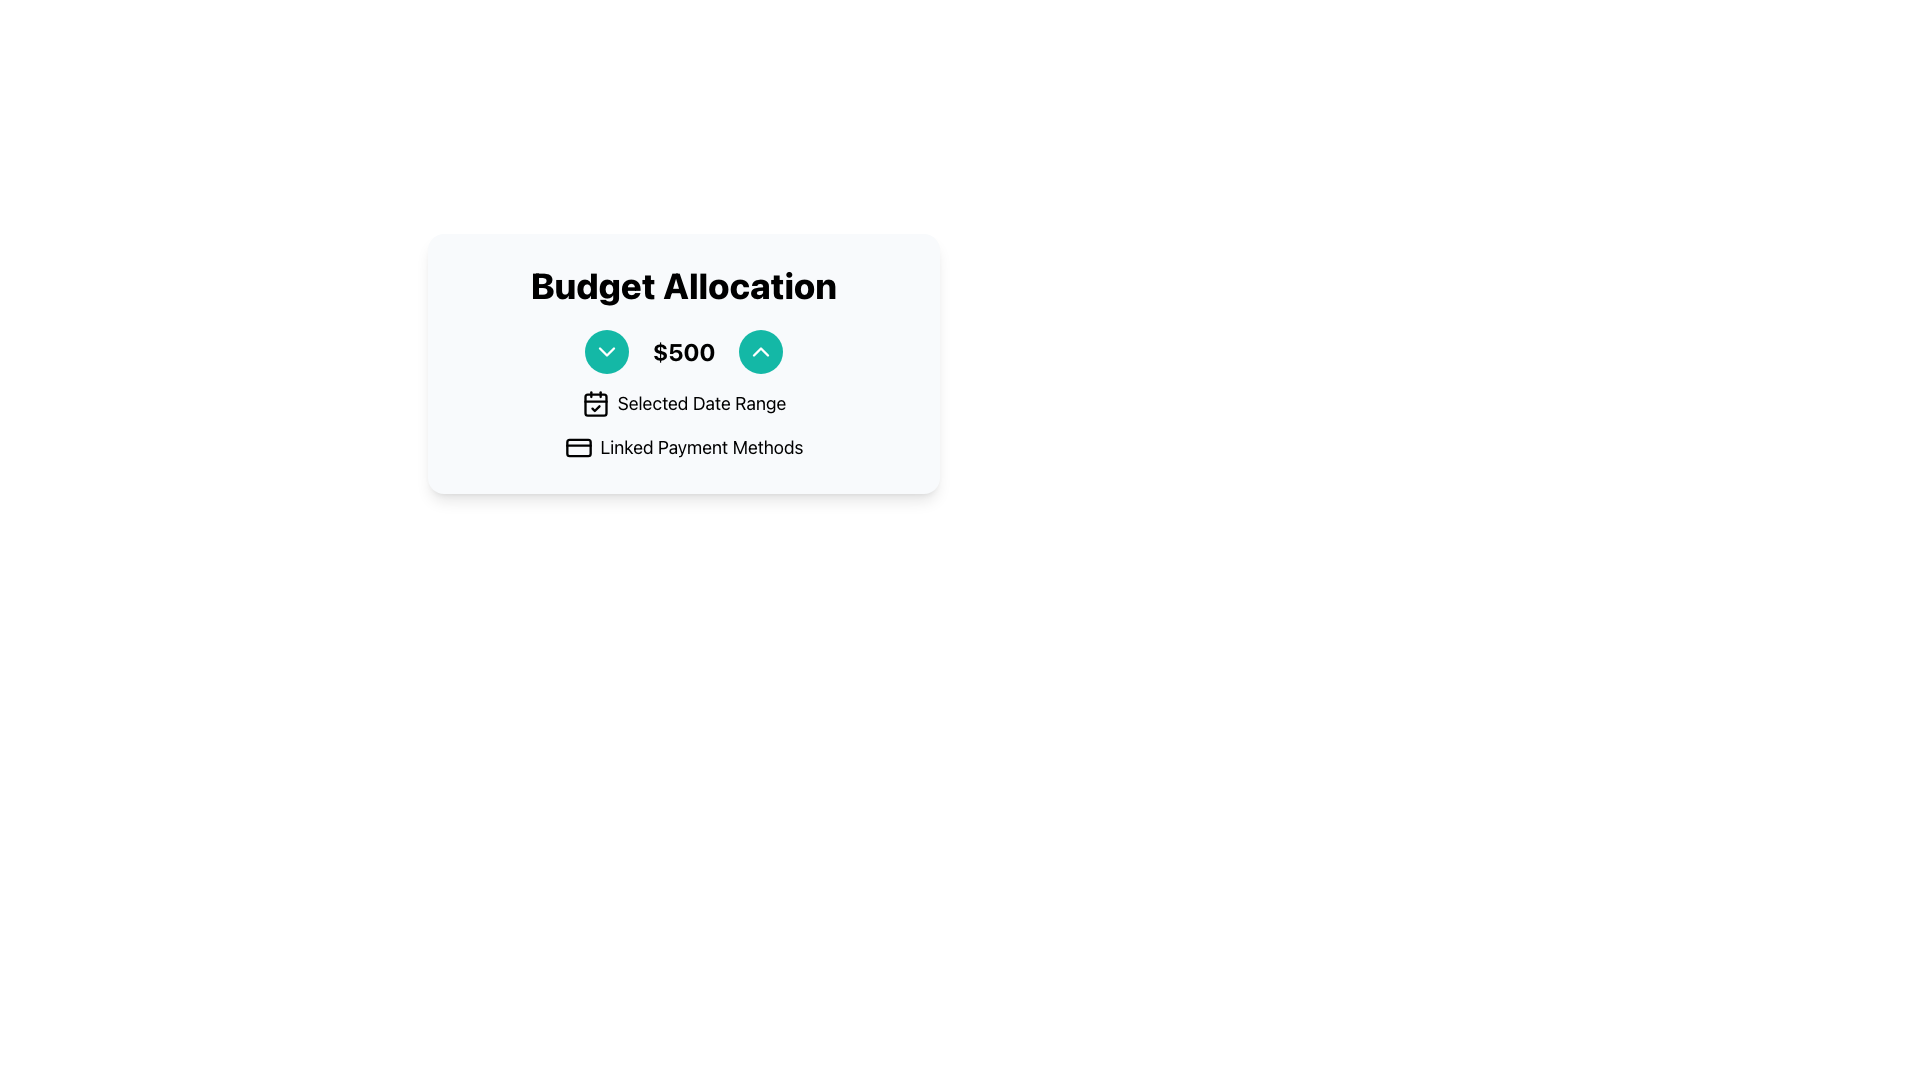 This screenshot has height=1080, width=1920. I want to click on the upward chevron icon within the teal circular button located below the 'Budget Allocation' text, so click(760, 350).